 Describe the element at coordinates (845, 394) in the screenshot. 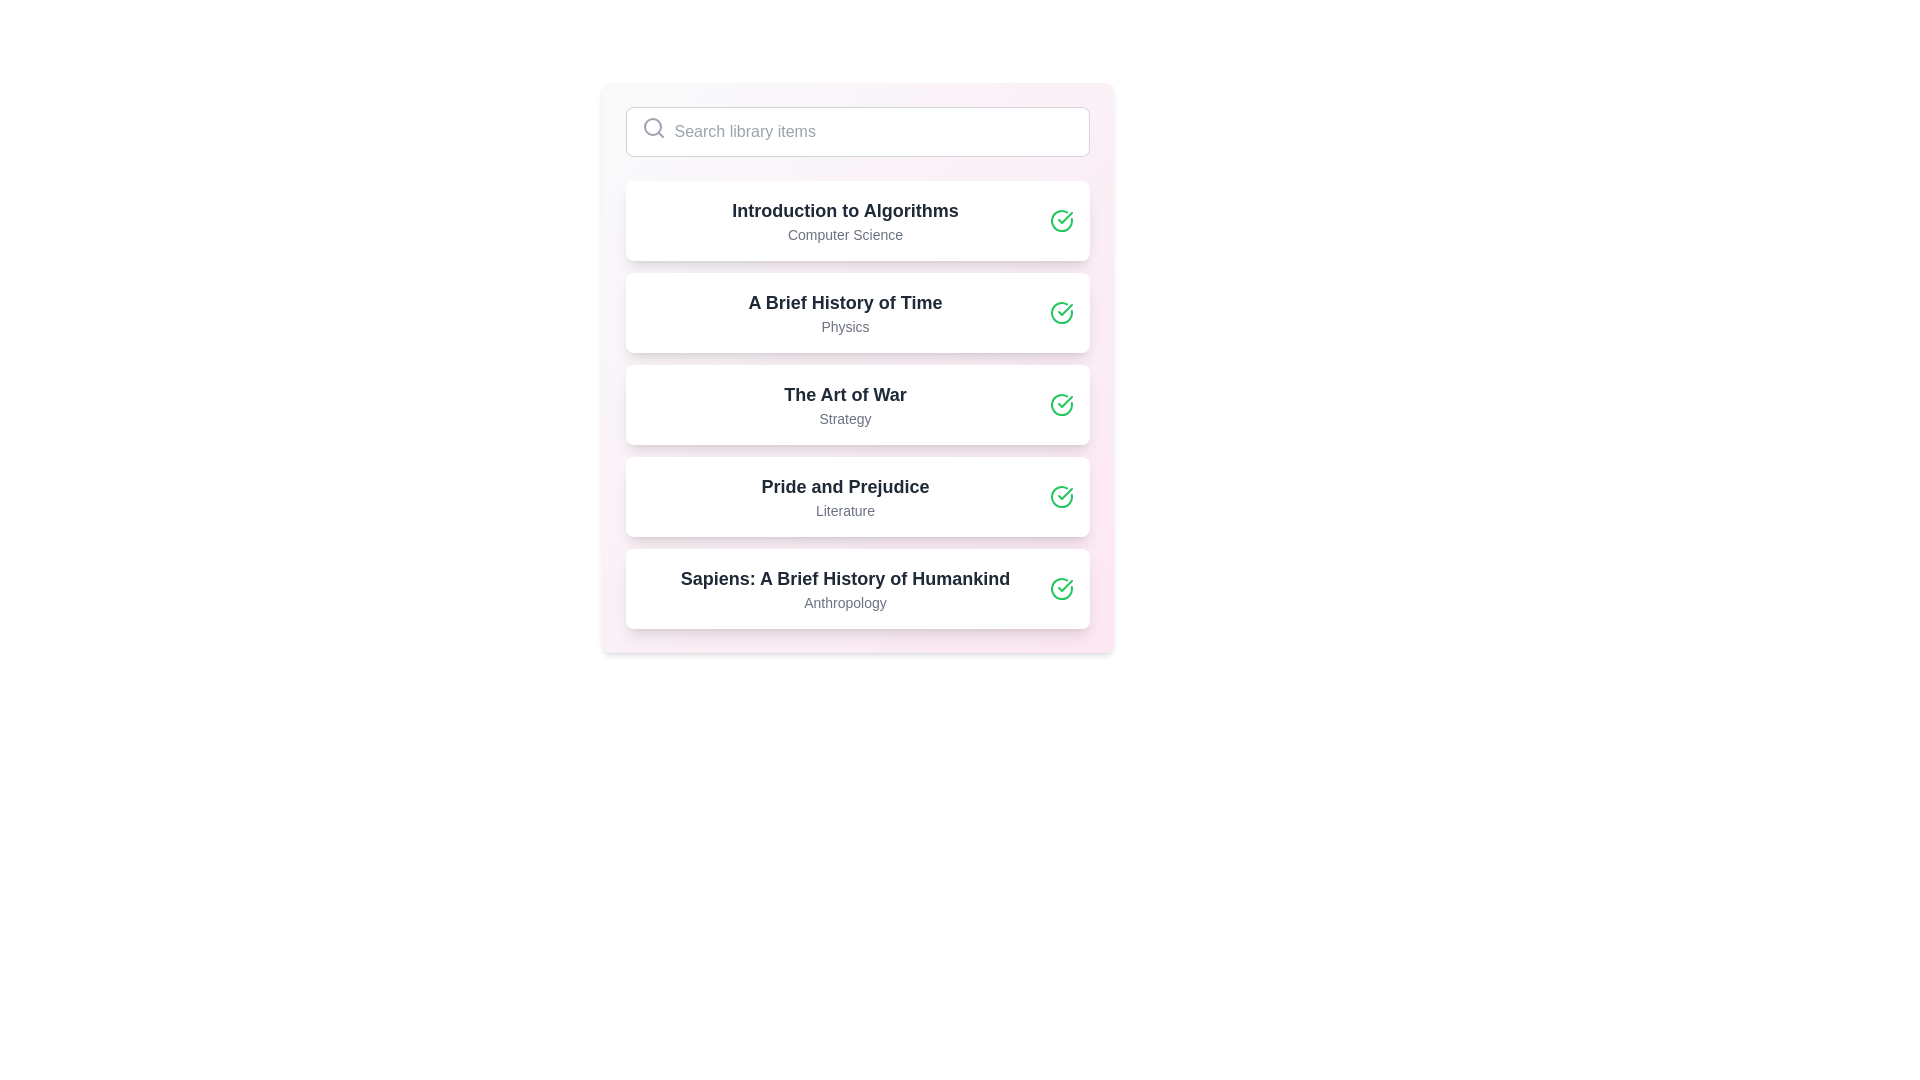

I see `the text label displaying 'The Art of War' in bold and dark font, positioned as the title within the third item card above the subtitle 'Strategy'` at that location.